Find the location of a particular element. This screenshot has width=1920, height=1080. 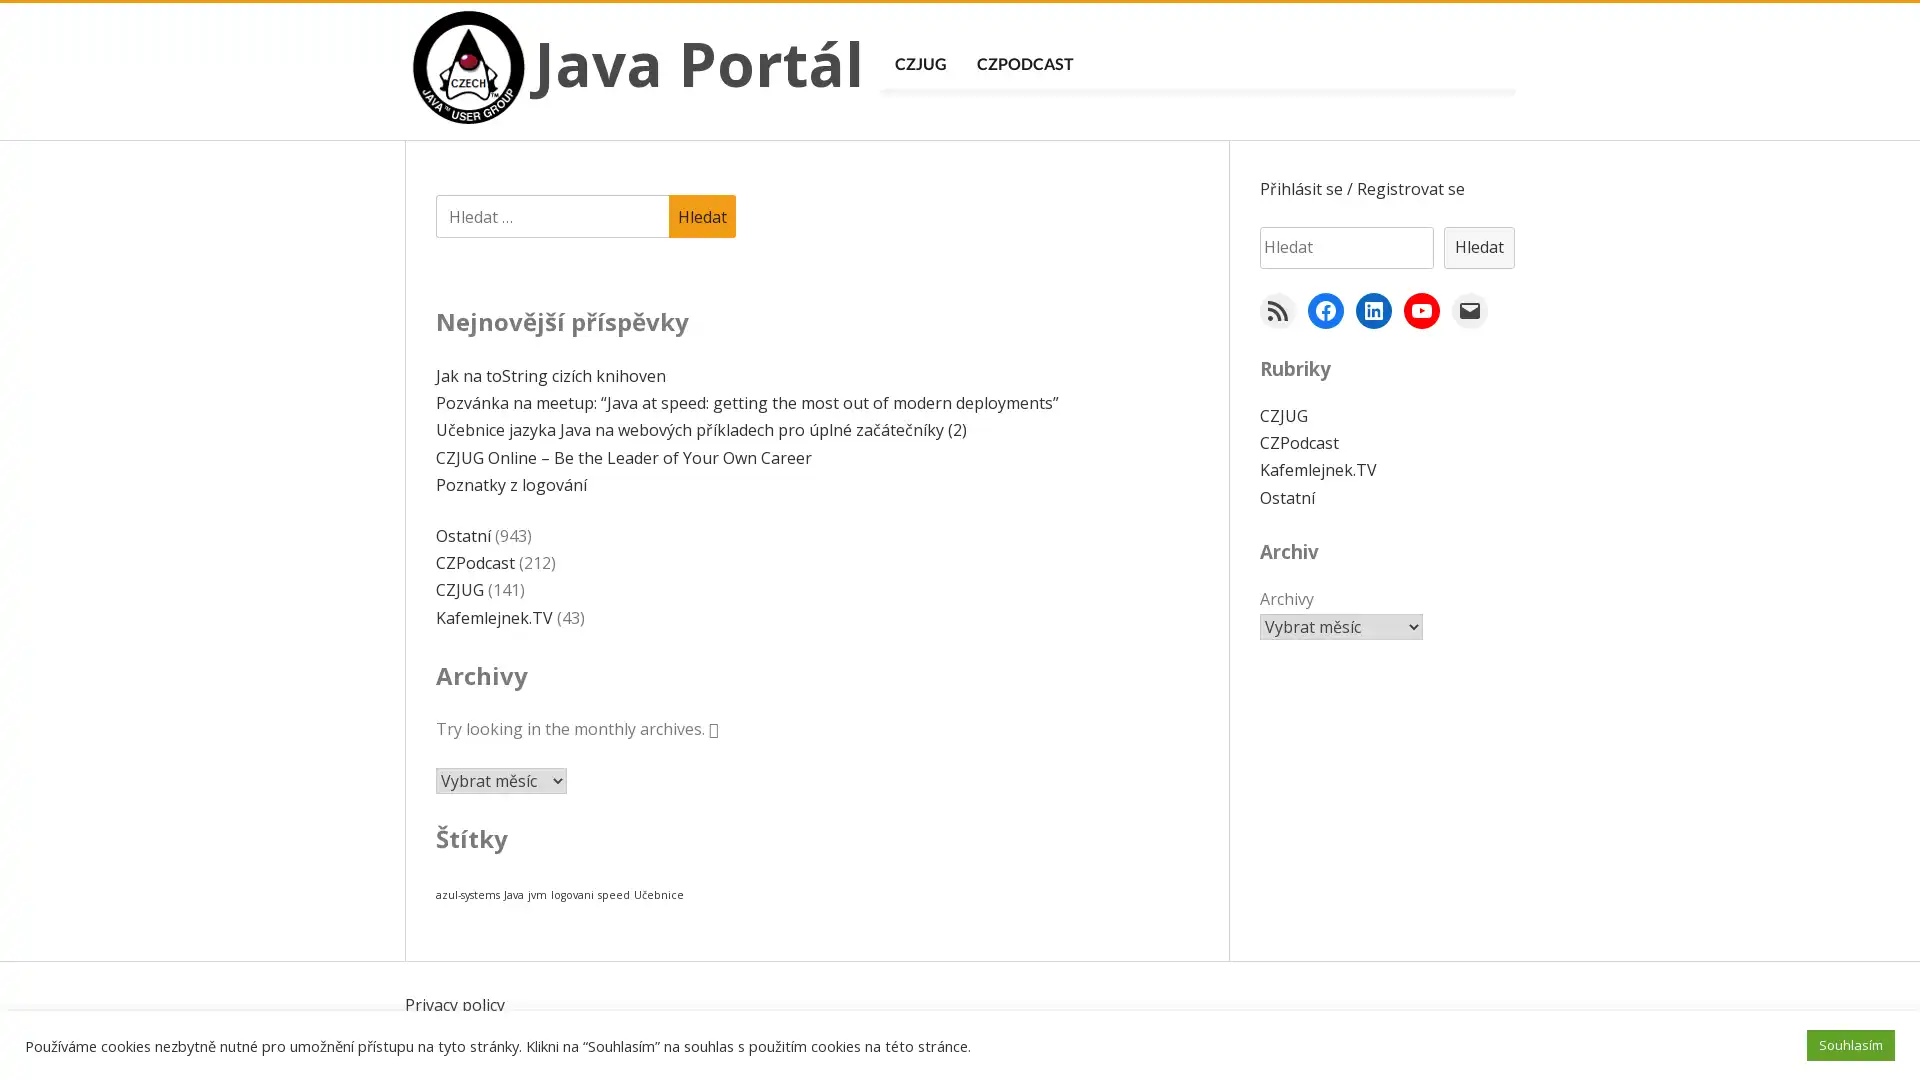

Hledat is located at coordinates (702, 216).